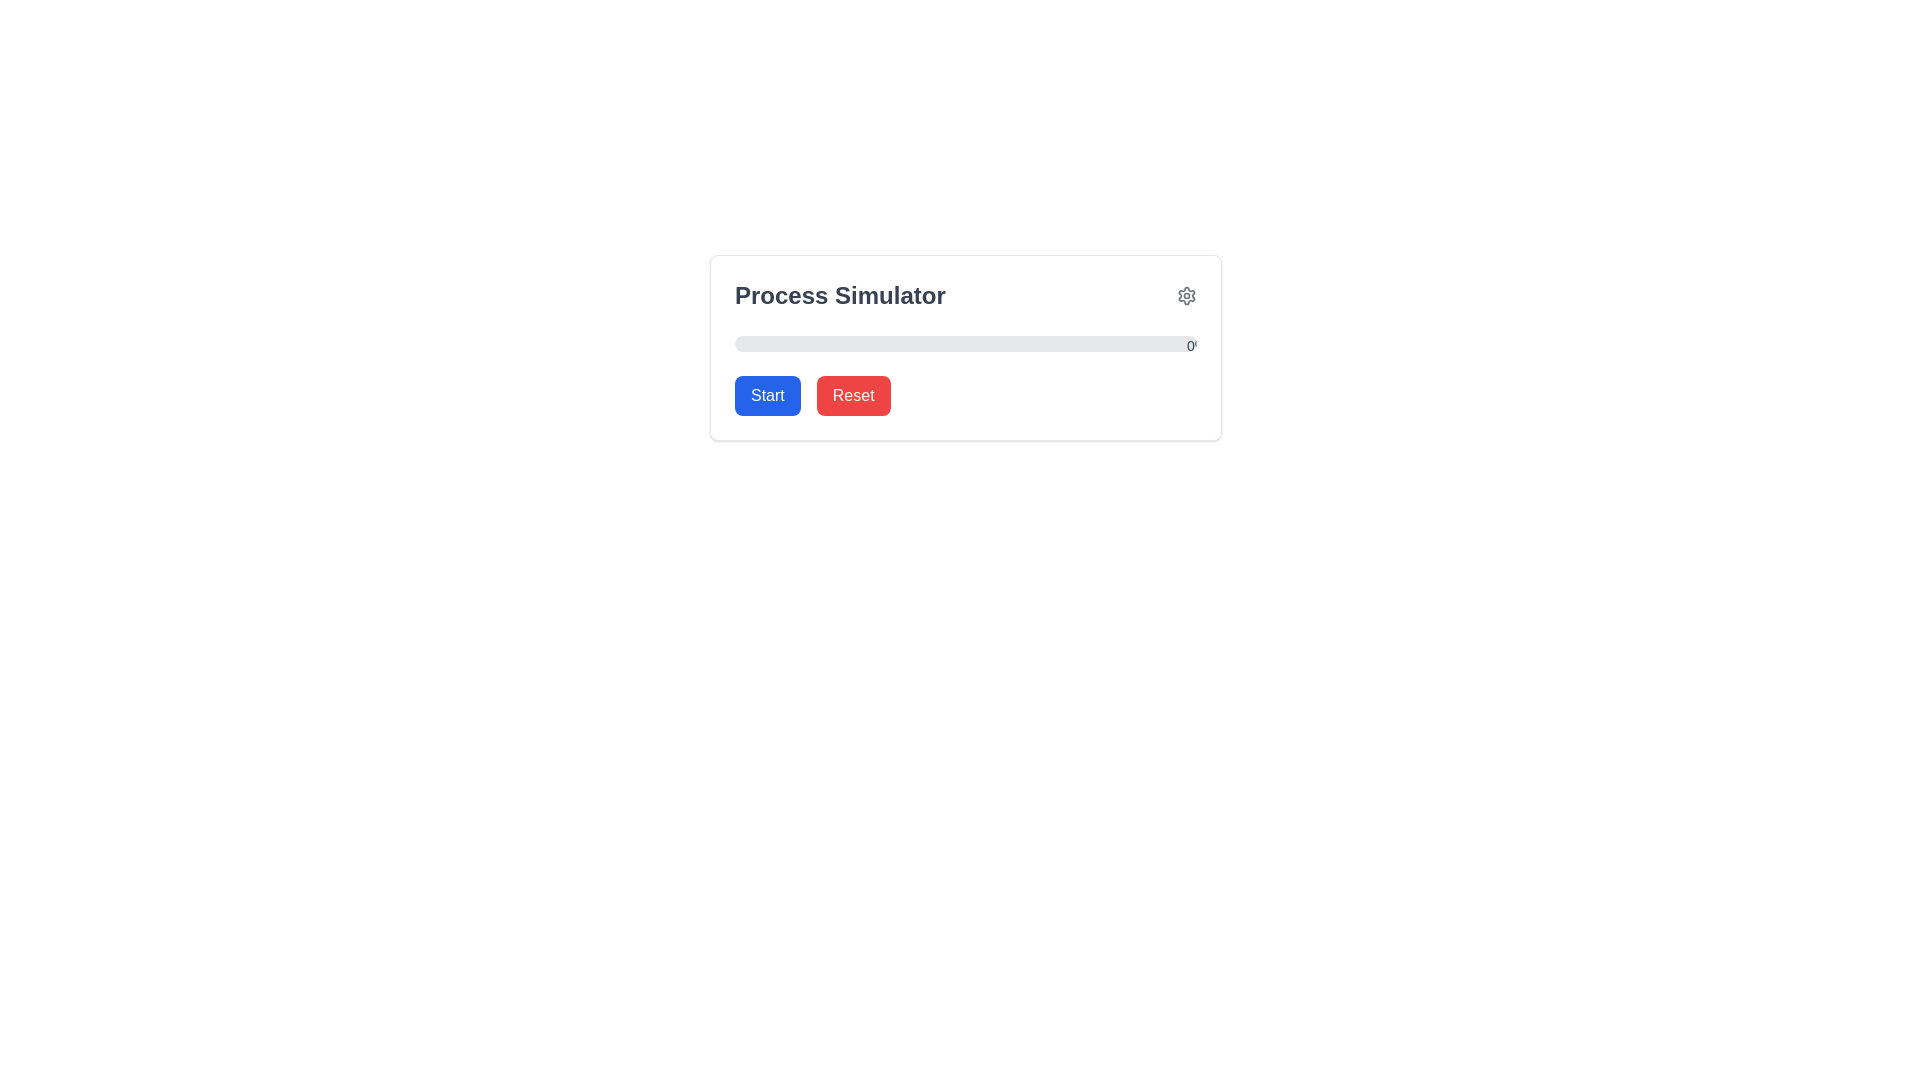 The width and height of the screenshot is (1920, 1080). Describe the element at coordinates (1186, 296) in the screenshot. I see `the gear icon located at the top-right corner of the 'Process Simulator' interface card` at that location.